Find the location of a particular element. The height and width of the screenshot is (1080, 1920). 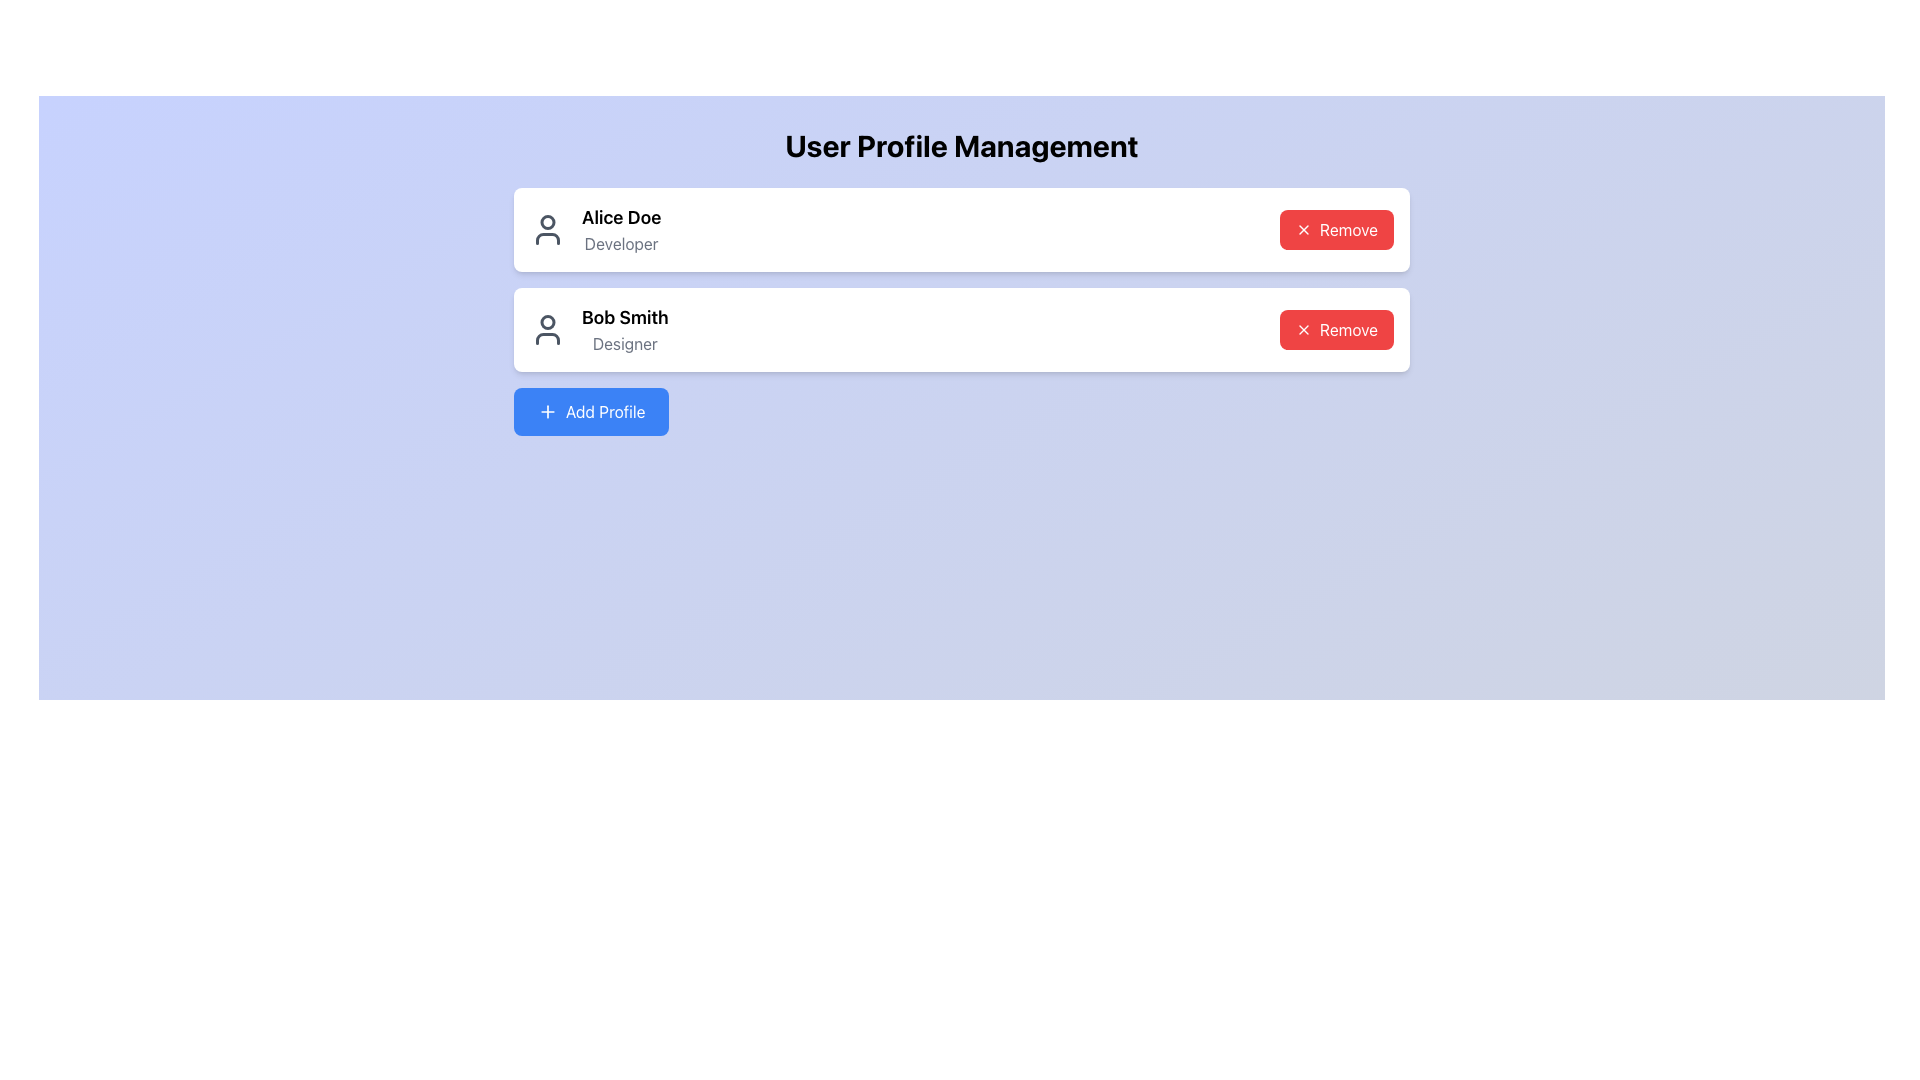

the small 'X' icon within the 'Remove' button in the profile section for 'Alice Doe', which is positioned to the left of the text 'Remove' is located at coordinates (1303, 229).